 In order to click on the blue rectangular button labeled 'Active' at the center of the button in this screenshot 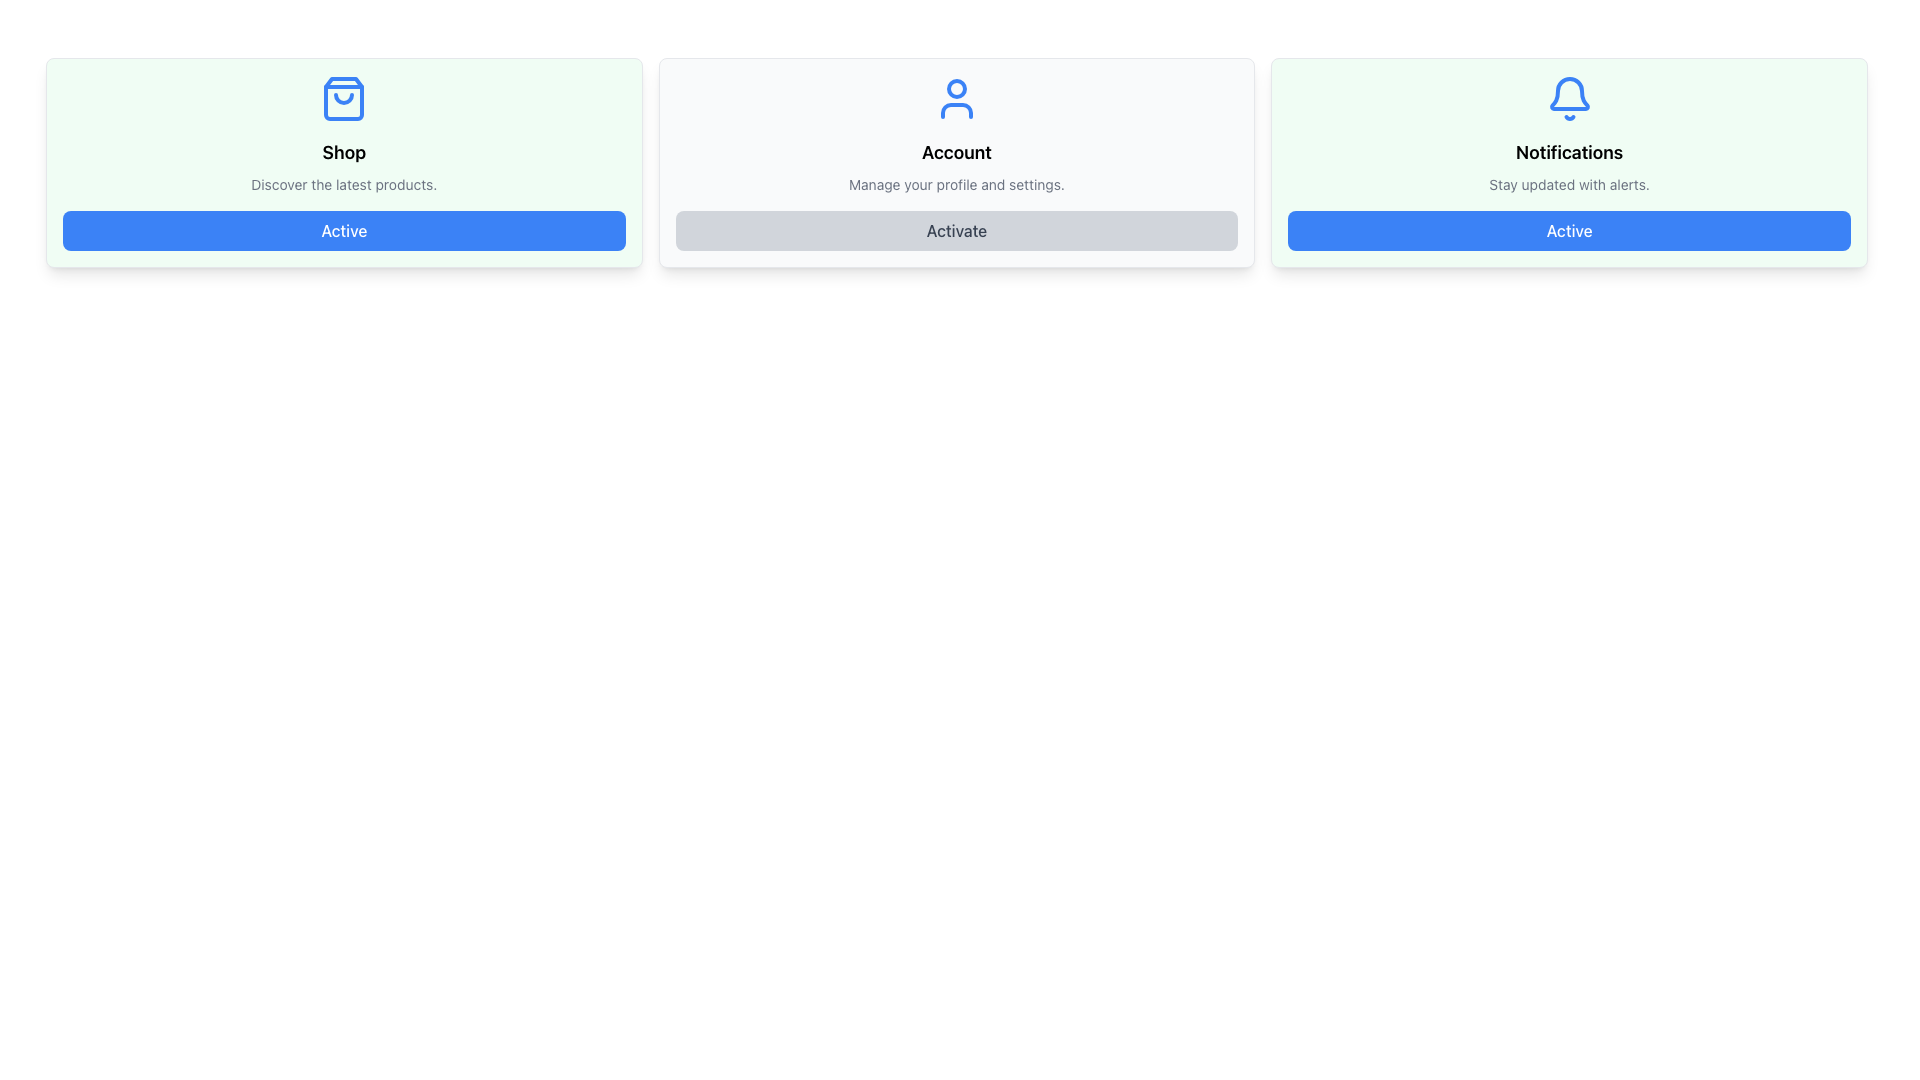, I will do `click(344, 230)`.